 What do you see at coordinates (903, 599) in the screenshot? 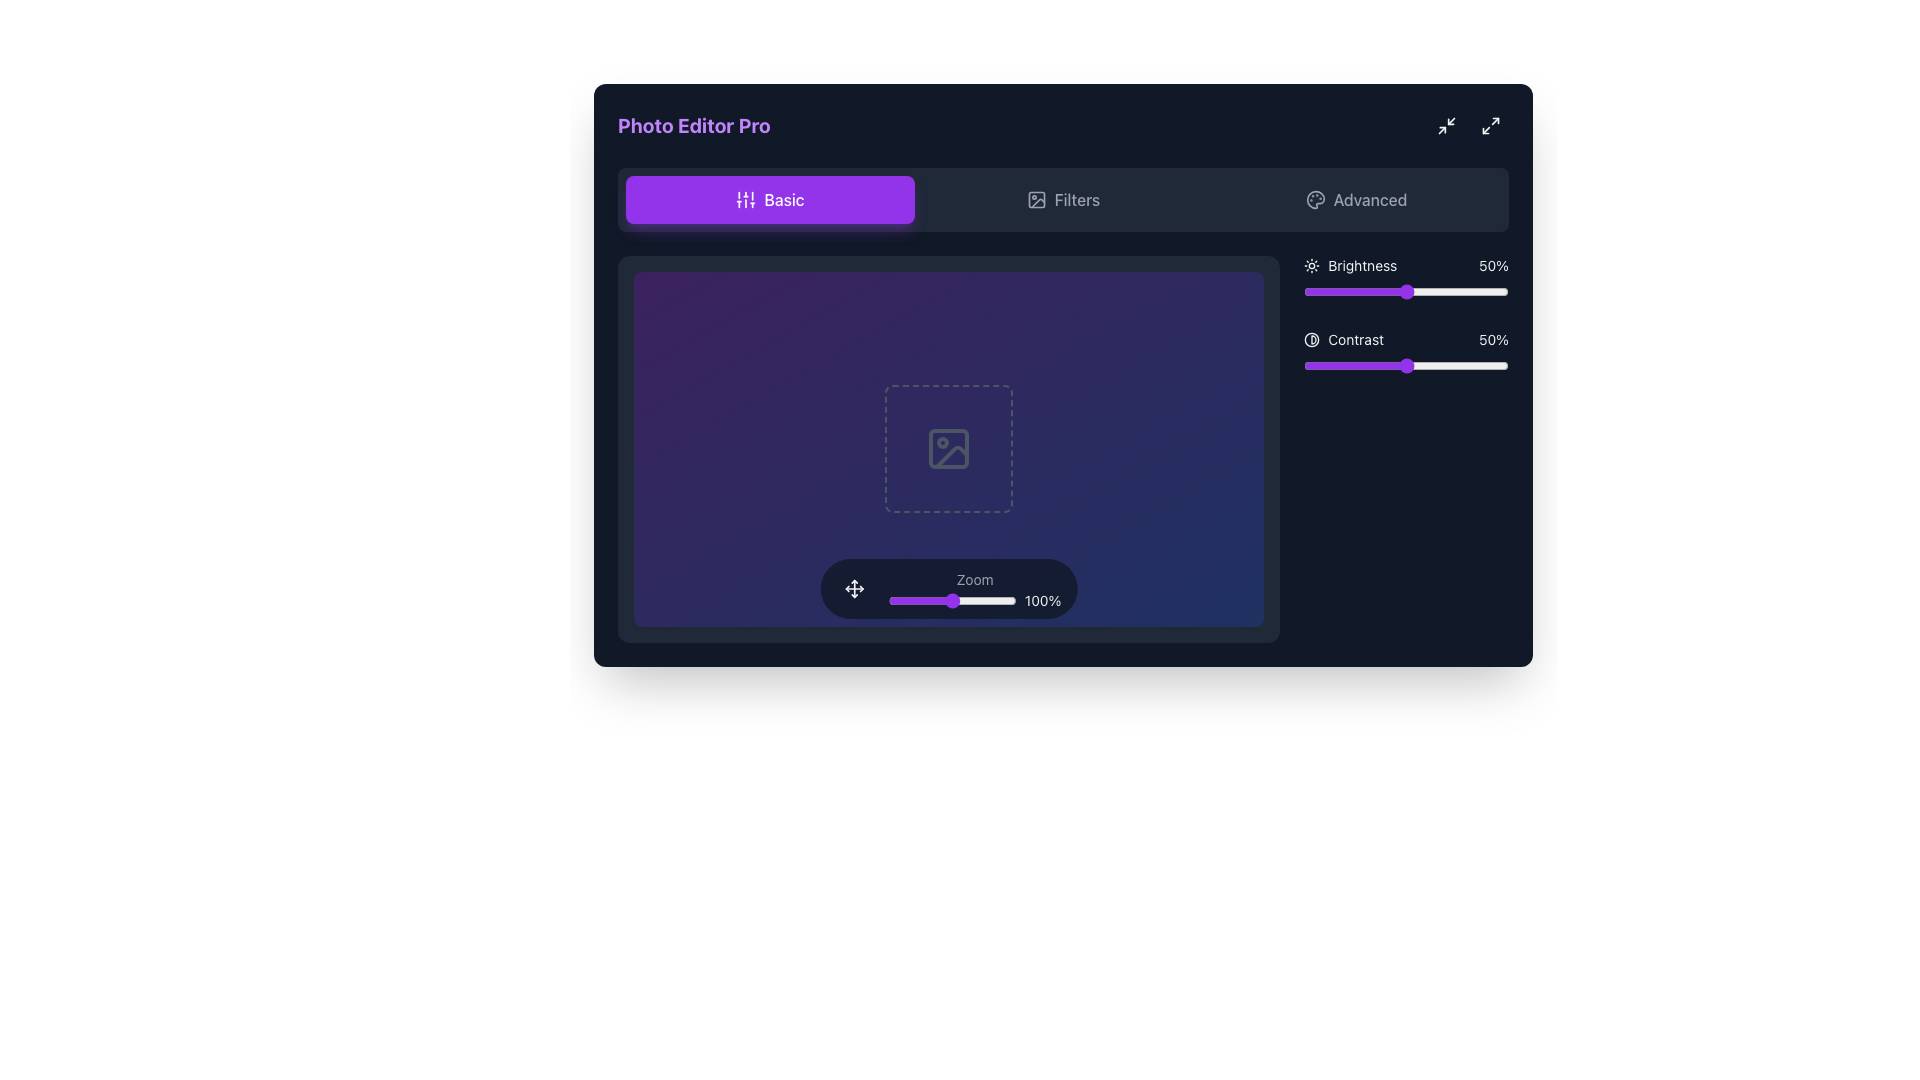
I see `the zoom level` at bounding box center [903, 599].